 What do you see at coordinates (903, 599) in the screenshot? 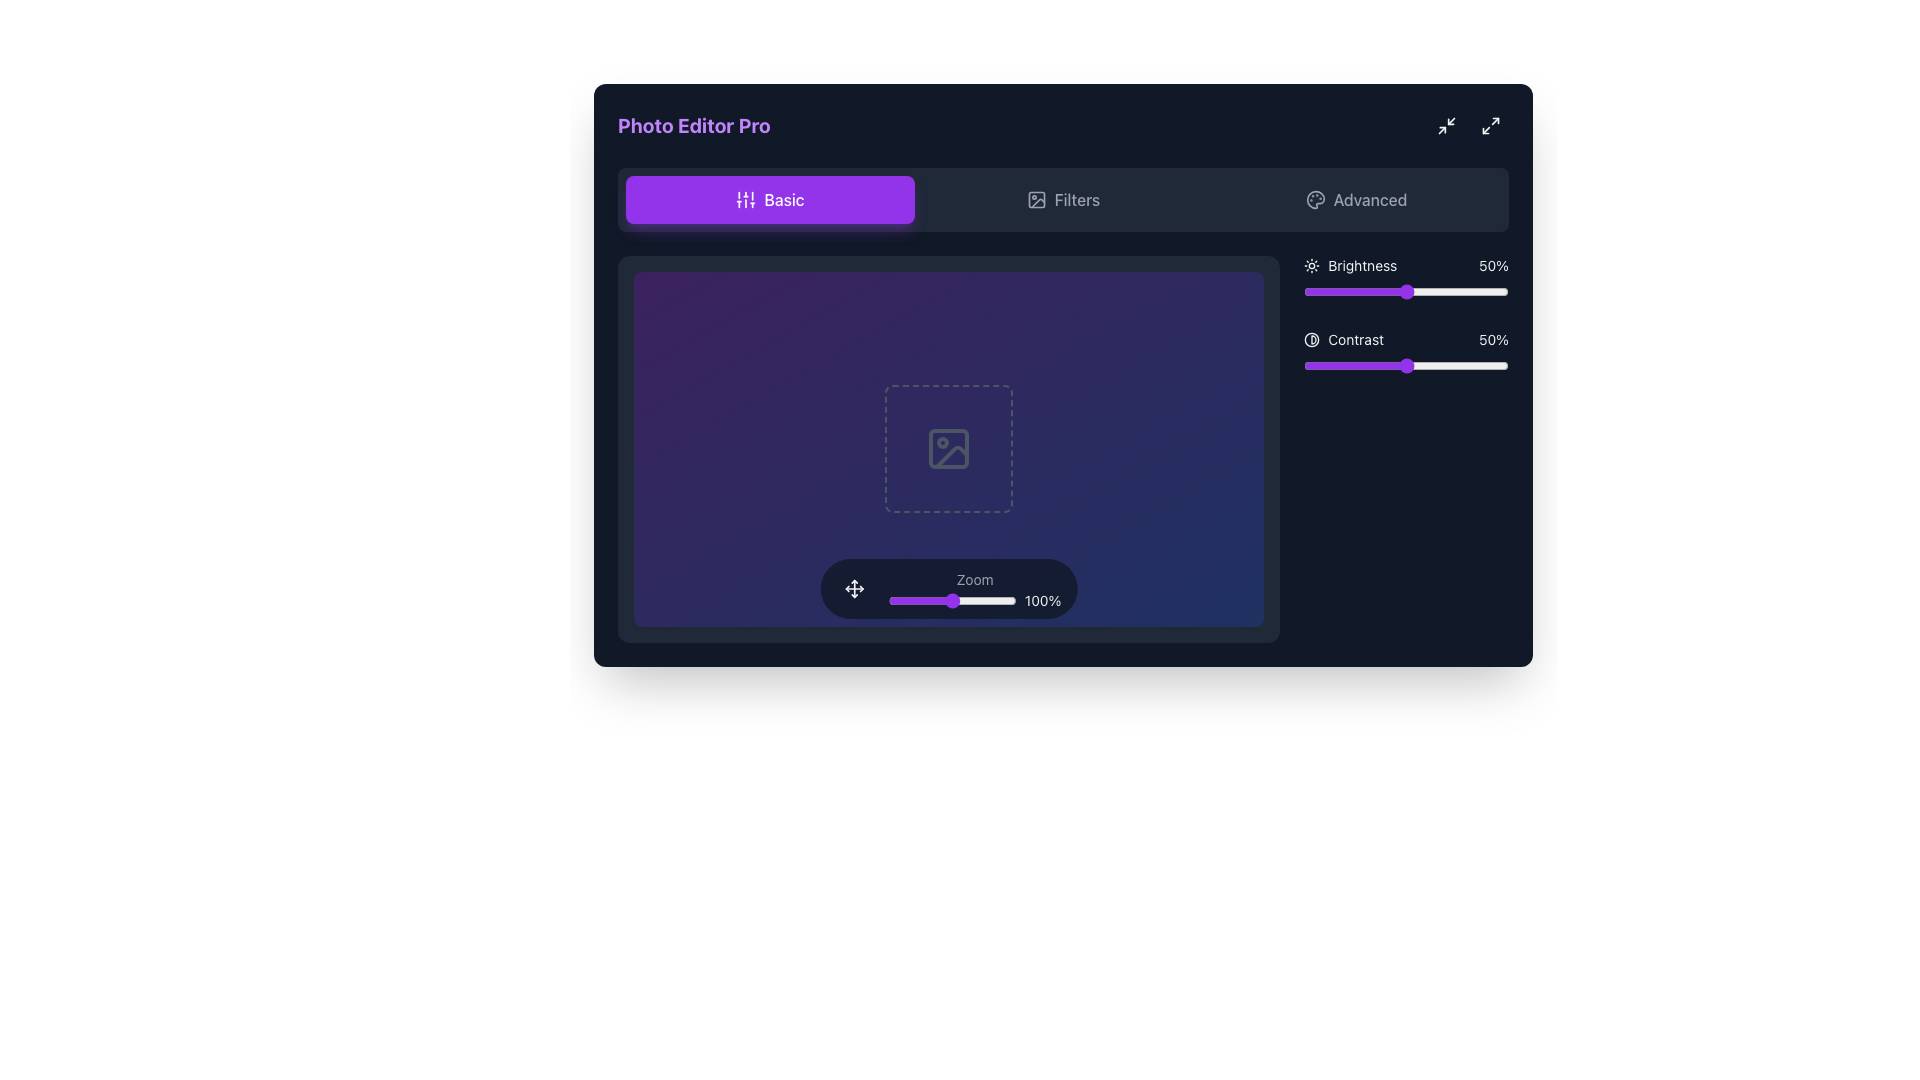
I see `the zoom level` at bounding box center [903, 599].